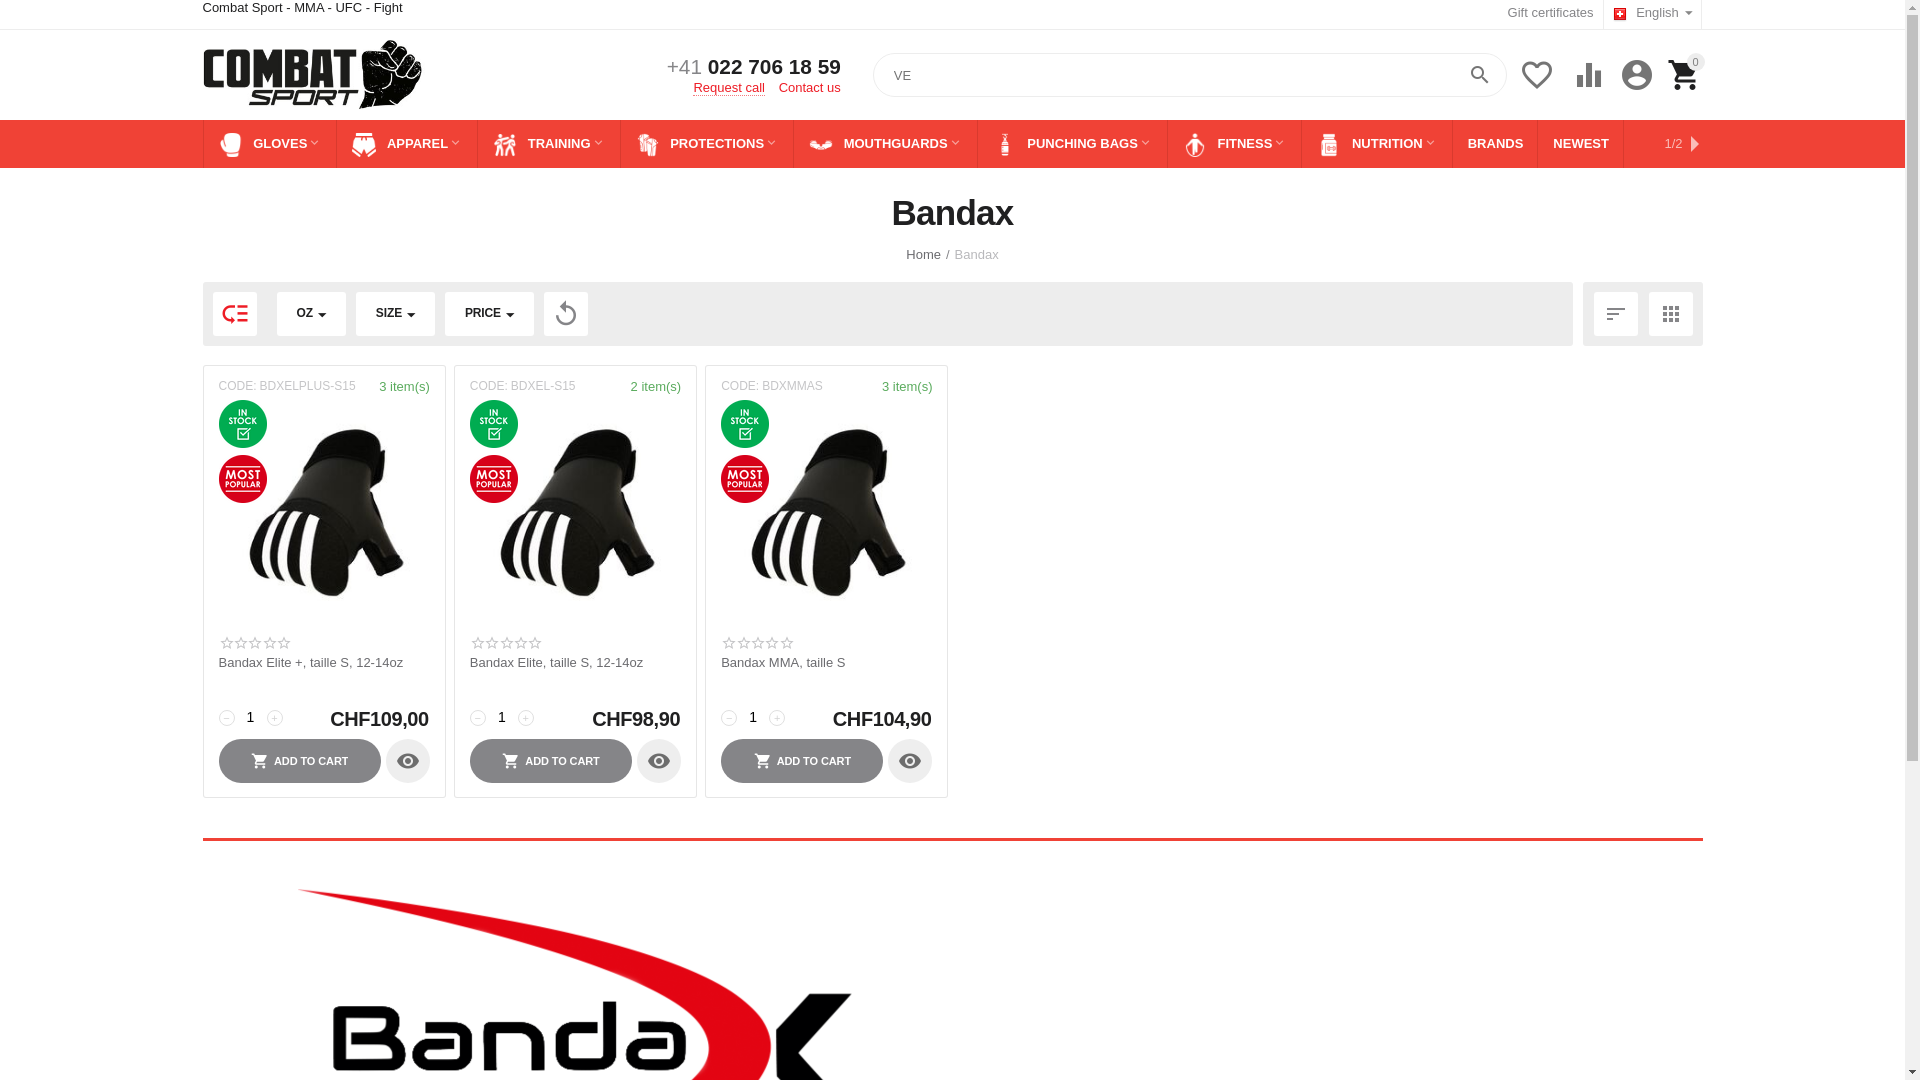  I want to click on 'Contact us', so click(810, 86).